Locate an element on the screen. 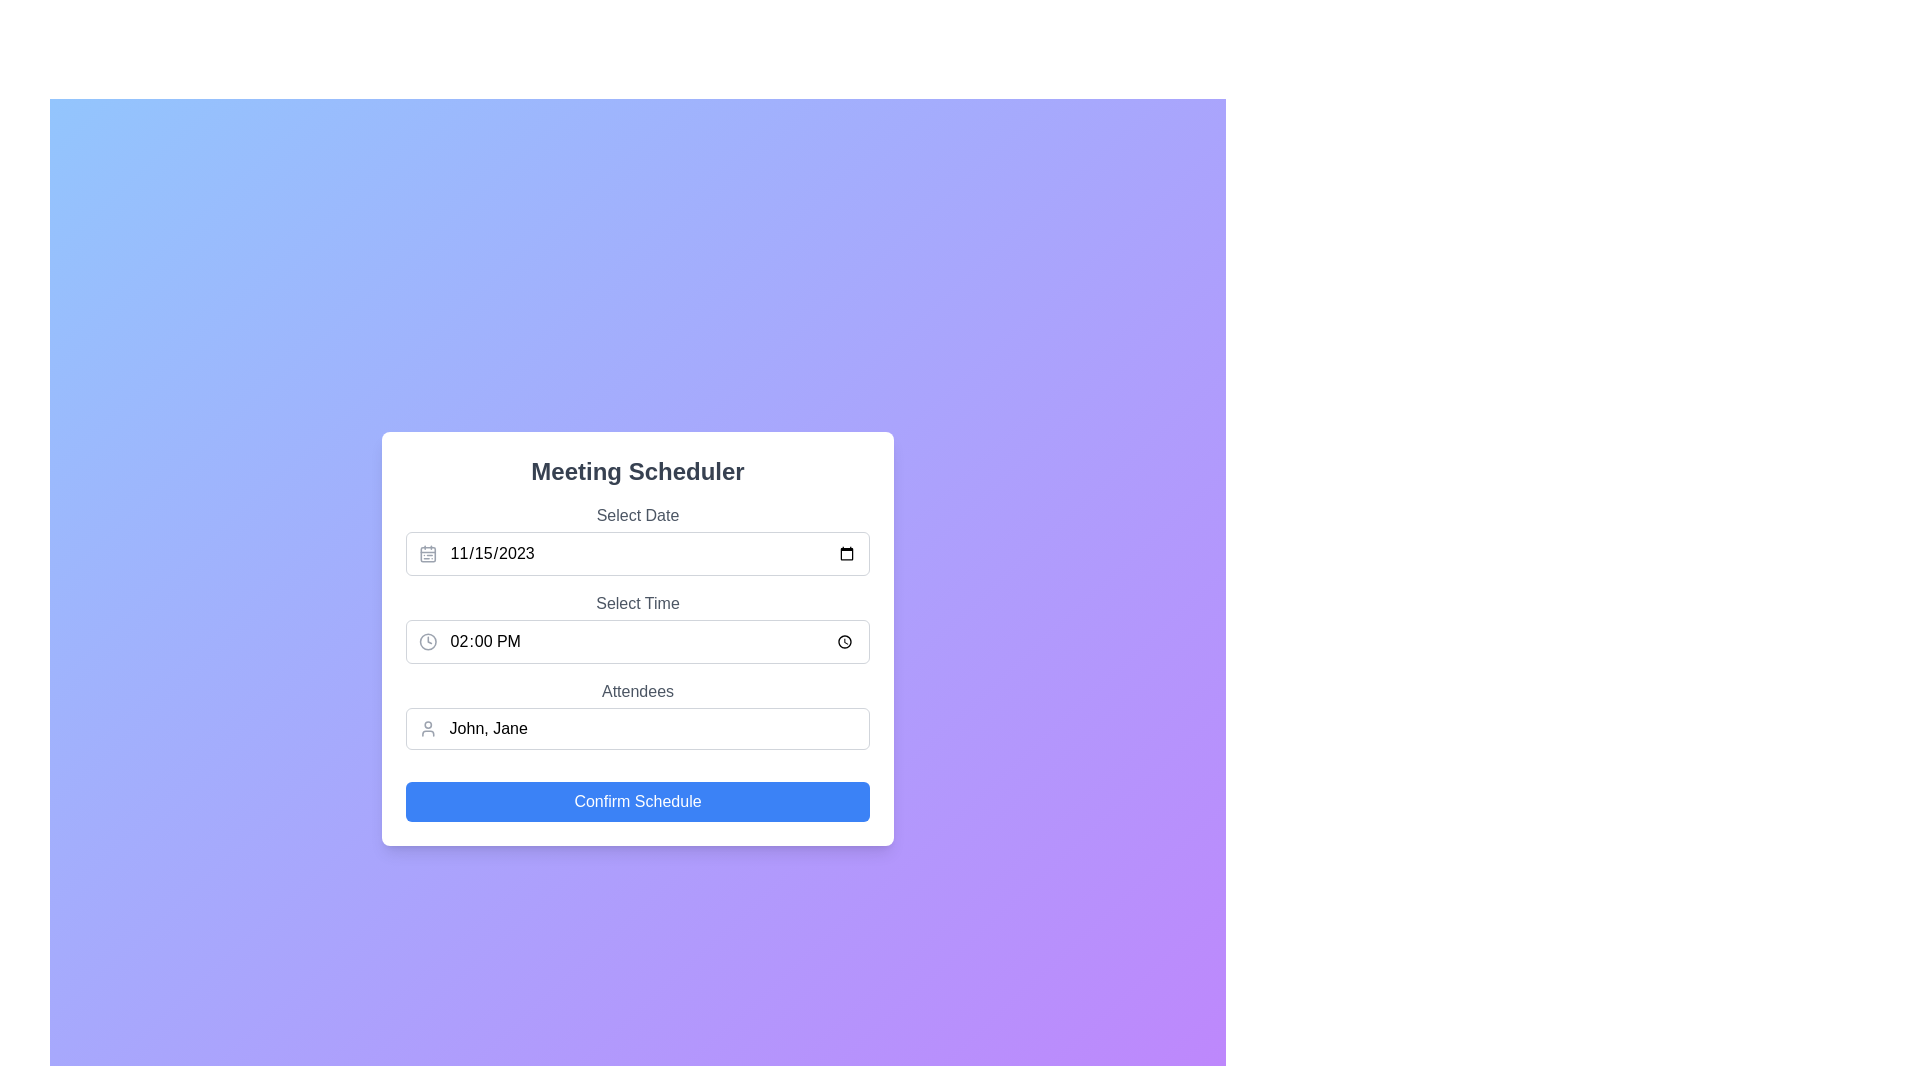 The height and width of the screenshot is (1080, 1920). the icon that visually indicates the attendees field, which is located at the beginning of the attendee input field adjacent to the names 'John, Jane' is located at coordinates (427, 729).